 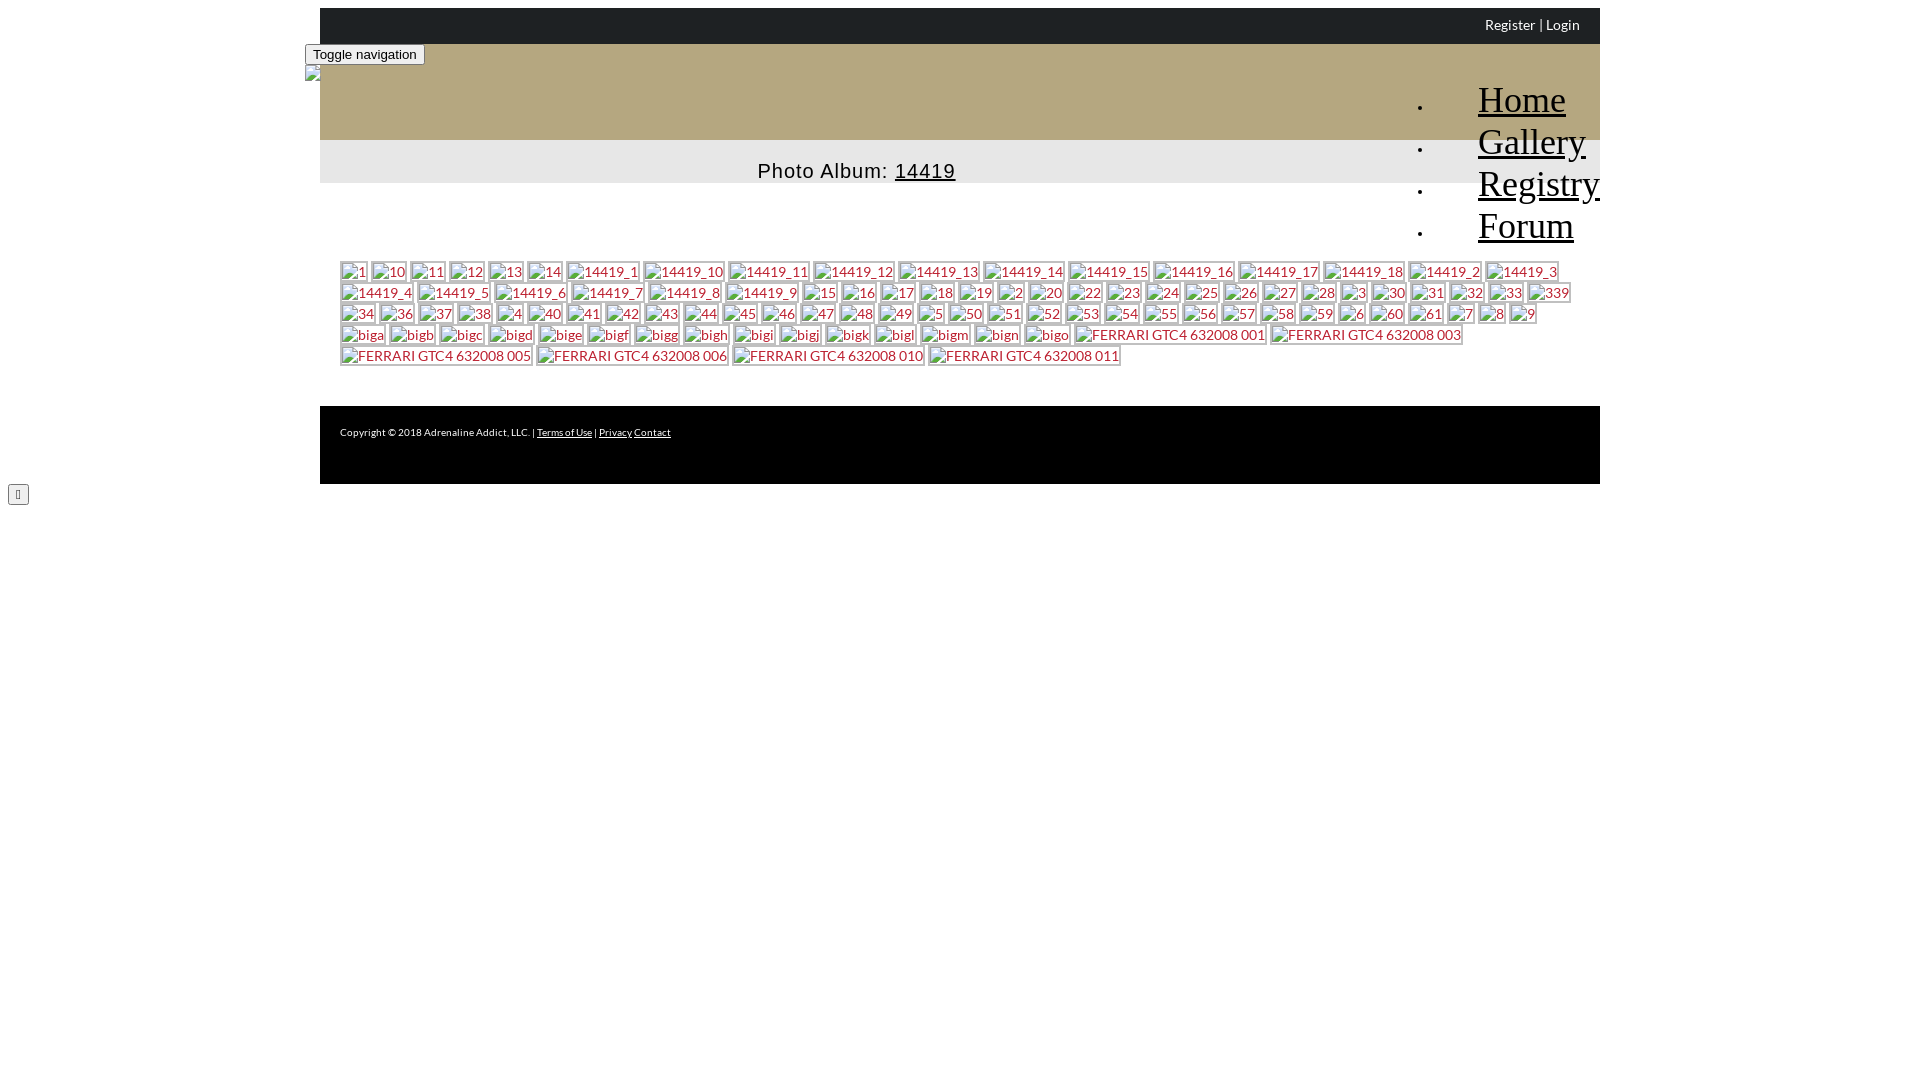 What do you see at coordinates (631, 354) in the screenshot?
I see `'FERRARI GTC4 632008 006 (click to enlarge)'` at bounding box center [631, 354].